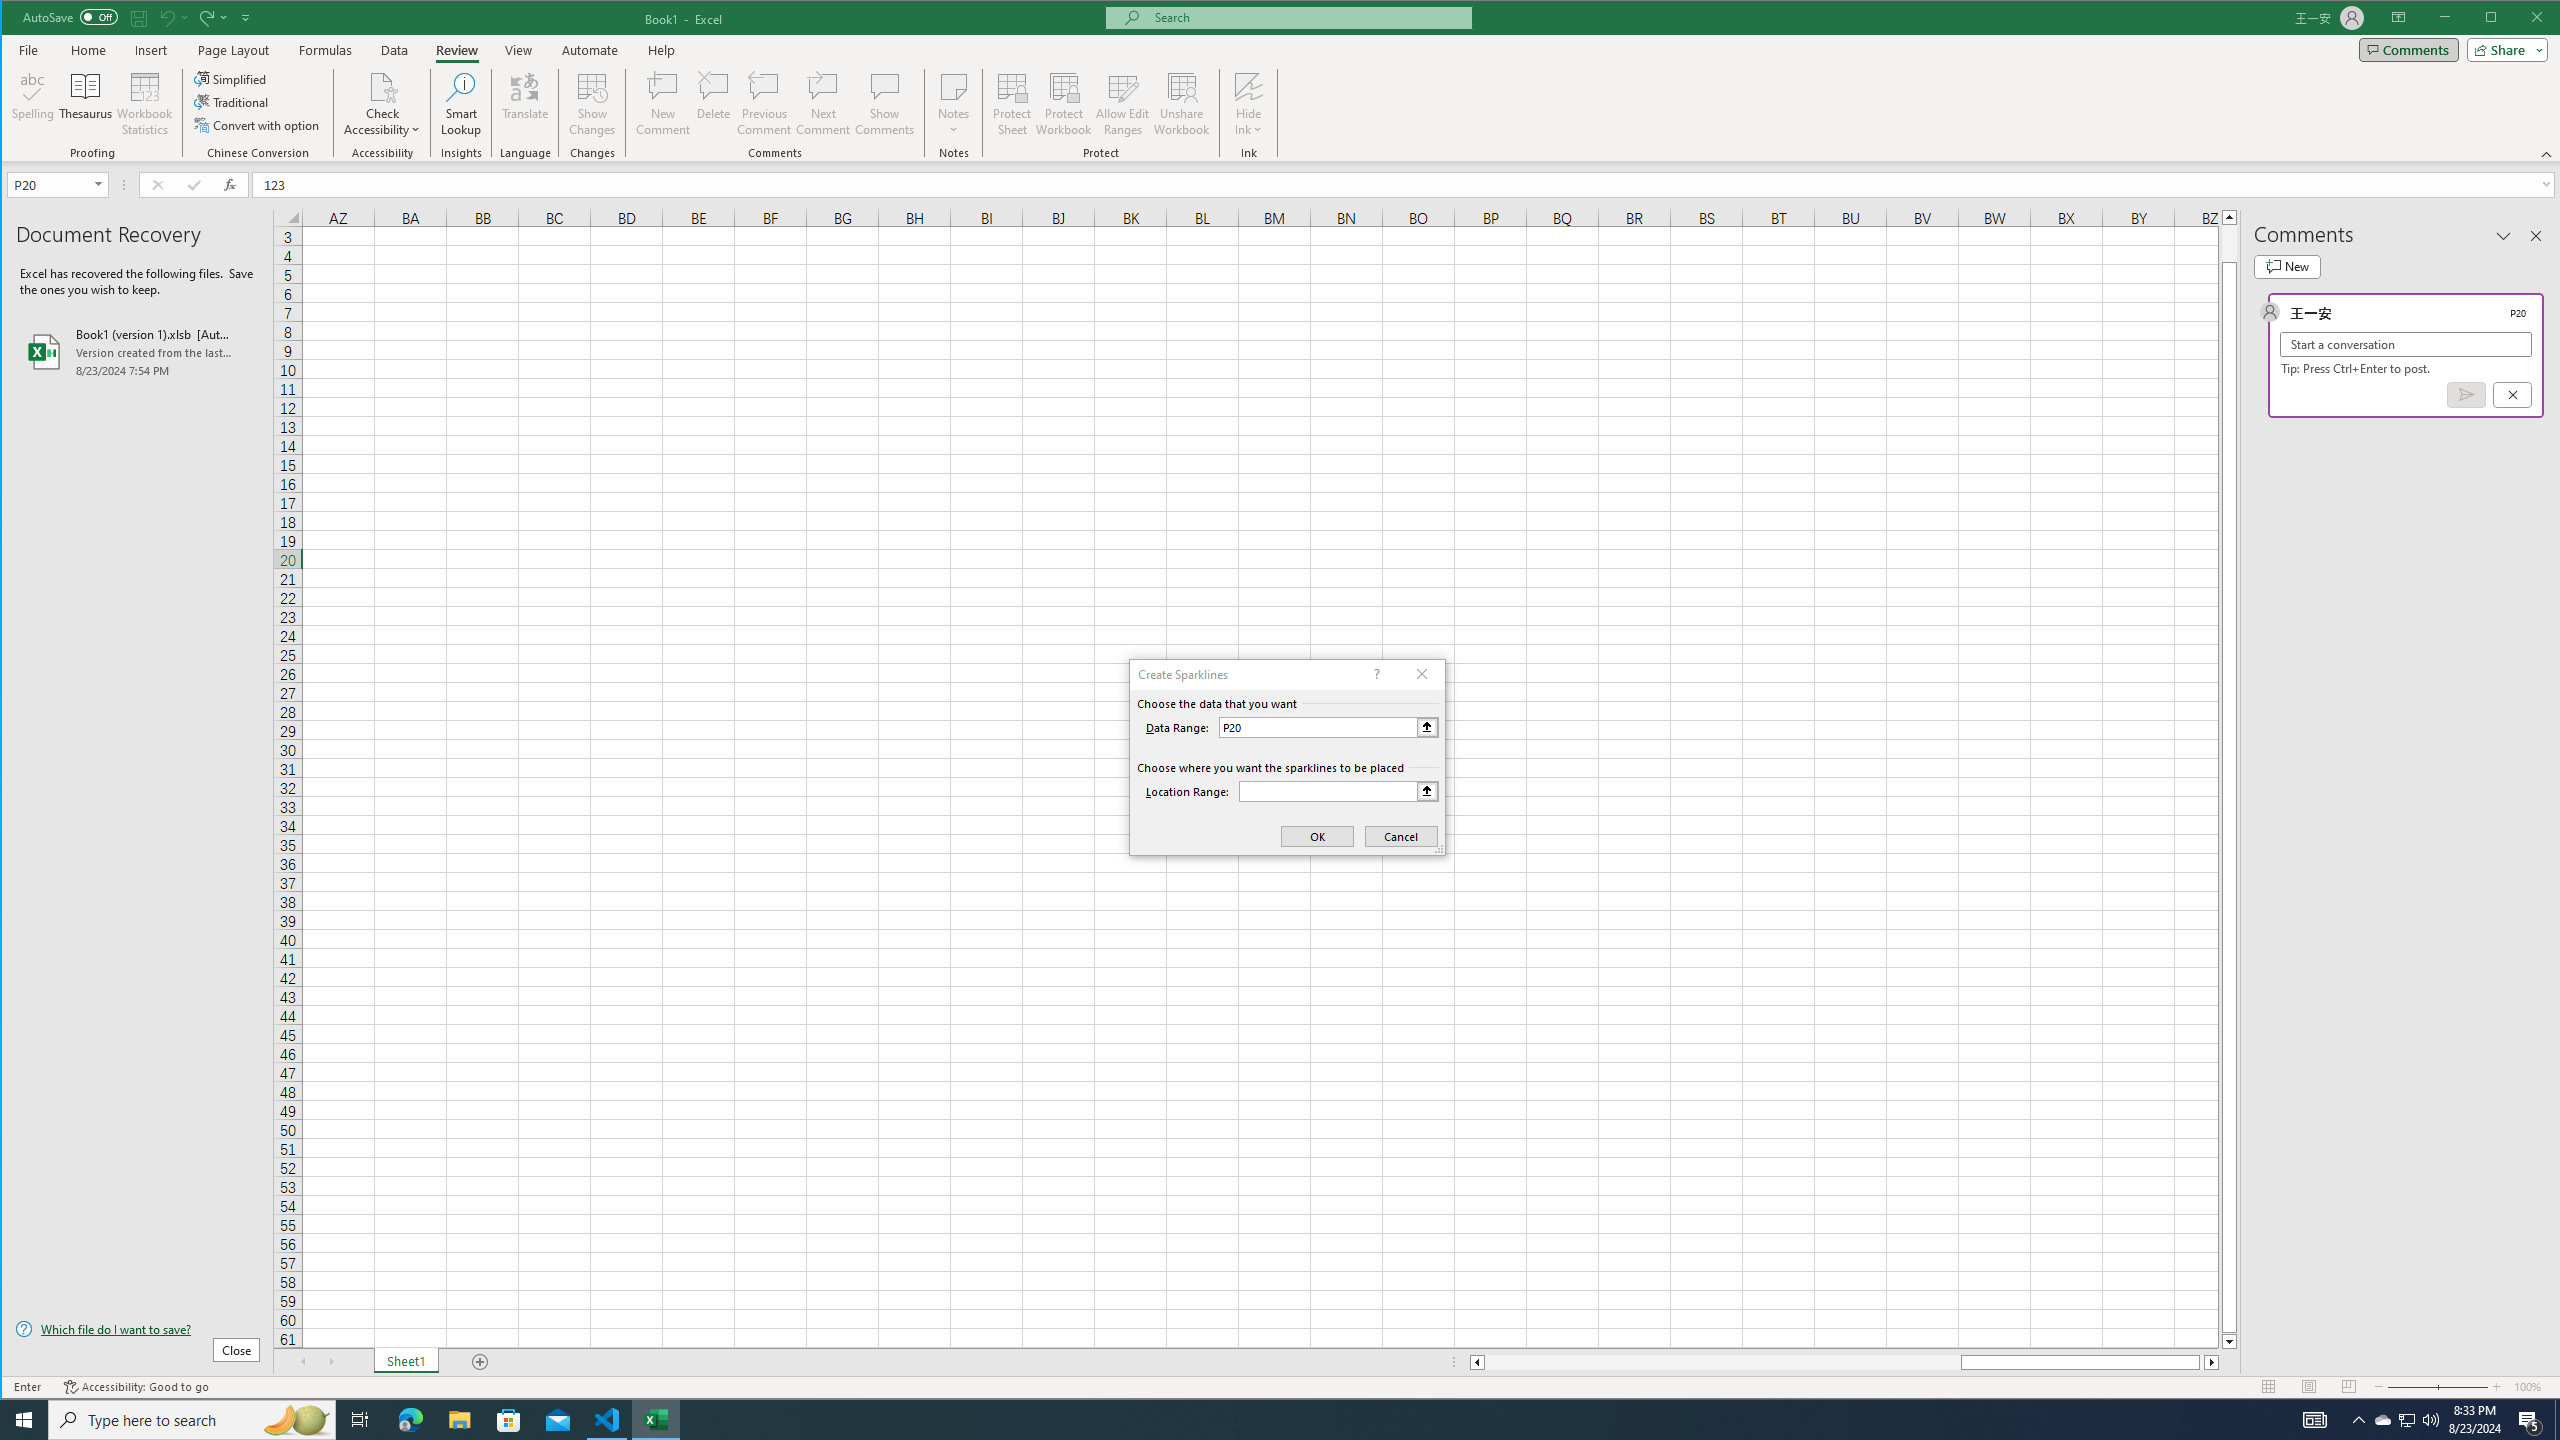  Describe the element at coordinates (138, 352) in the screenshot. I see `'Book1 (version 1).xlsb  [AutoRecovered]'` at that location.